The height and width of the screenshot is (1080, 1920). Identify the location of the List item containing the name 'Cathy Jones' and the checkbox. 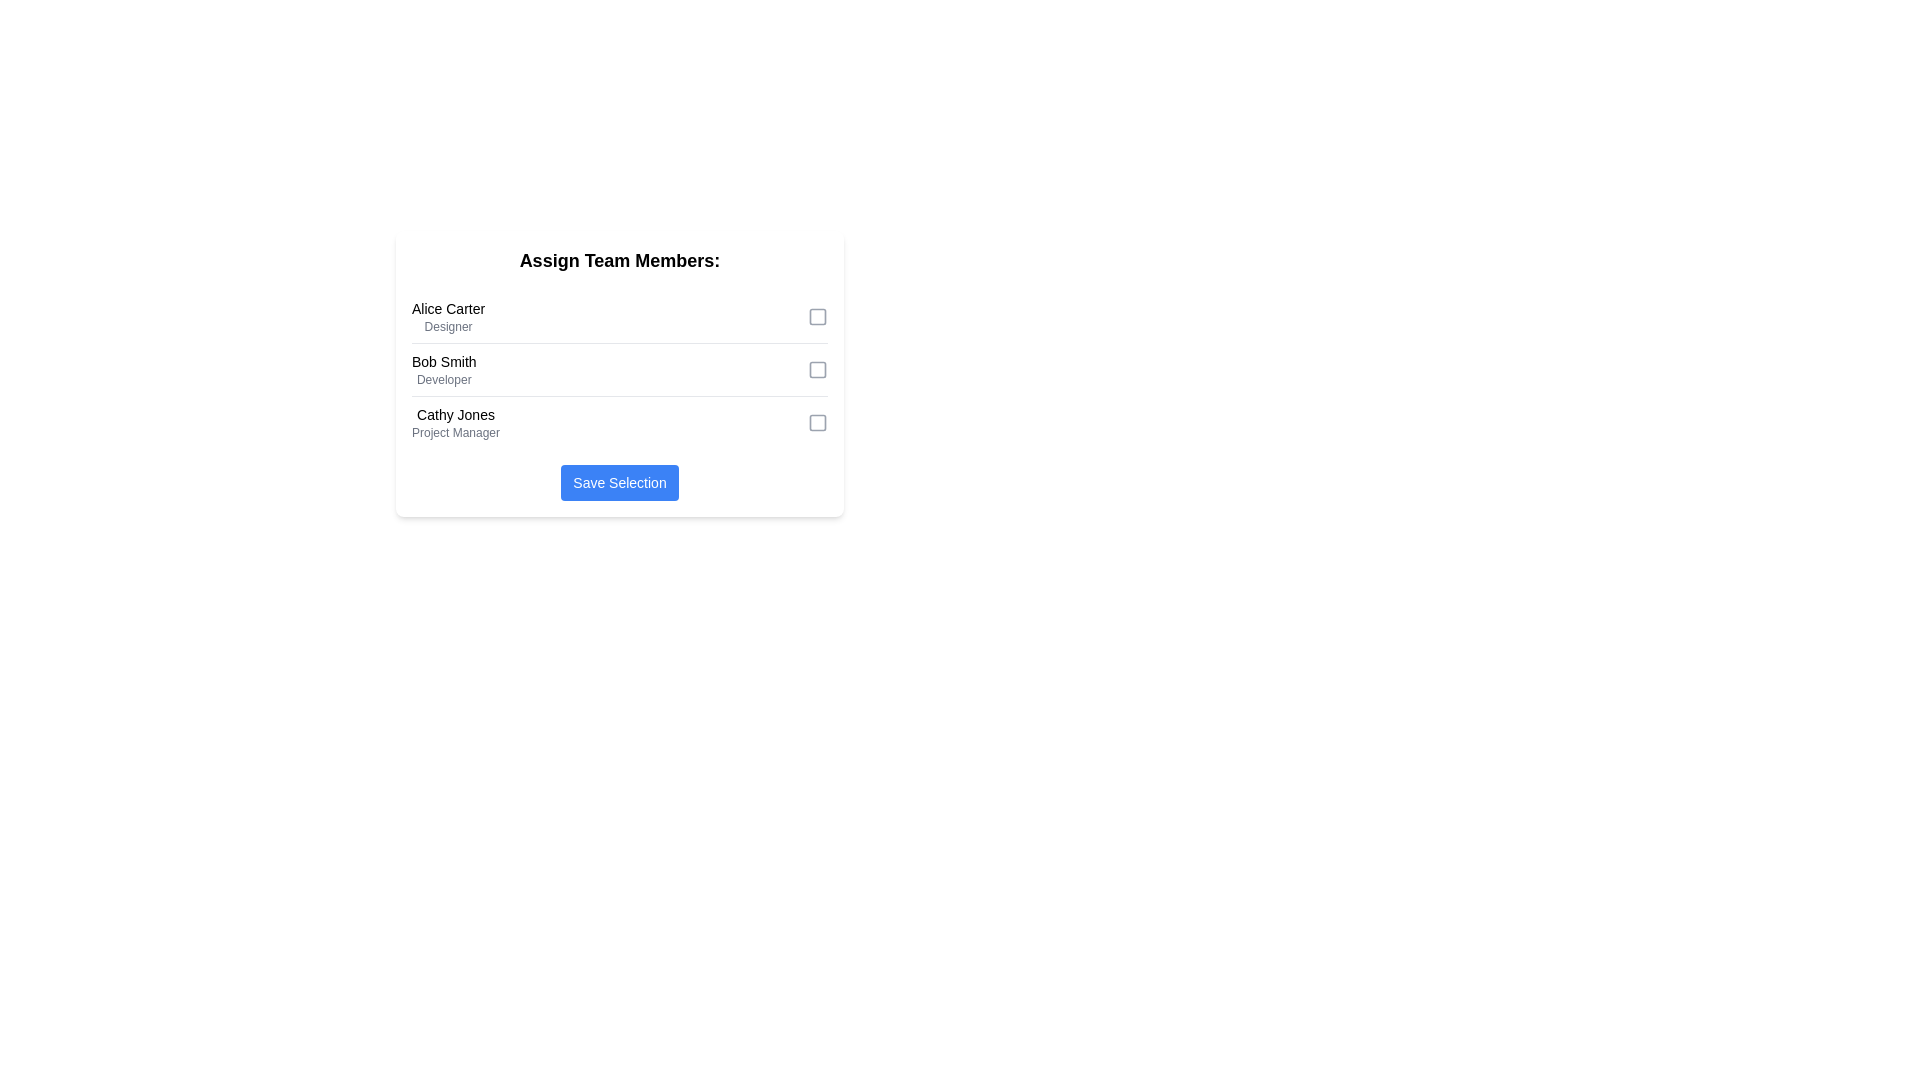
(618, 422).